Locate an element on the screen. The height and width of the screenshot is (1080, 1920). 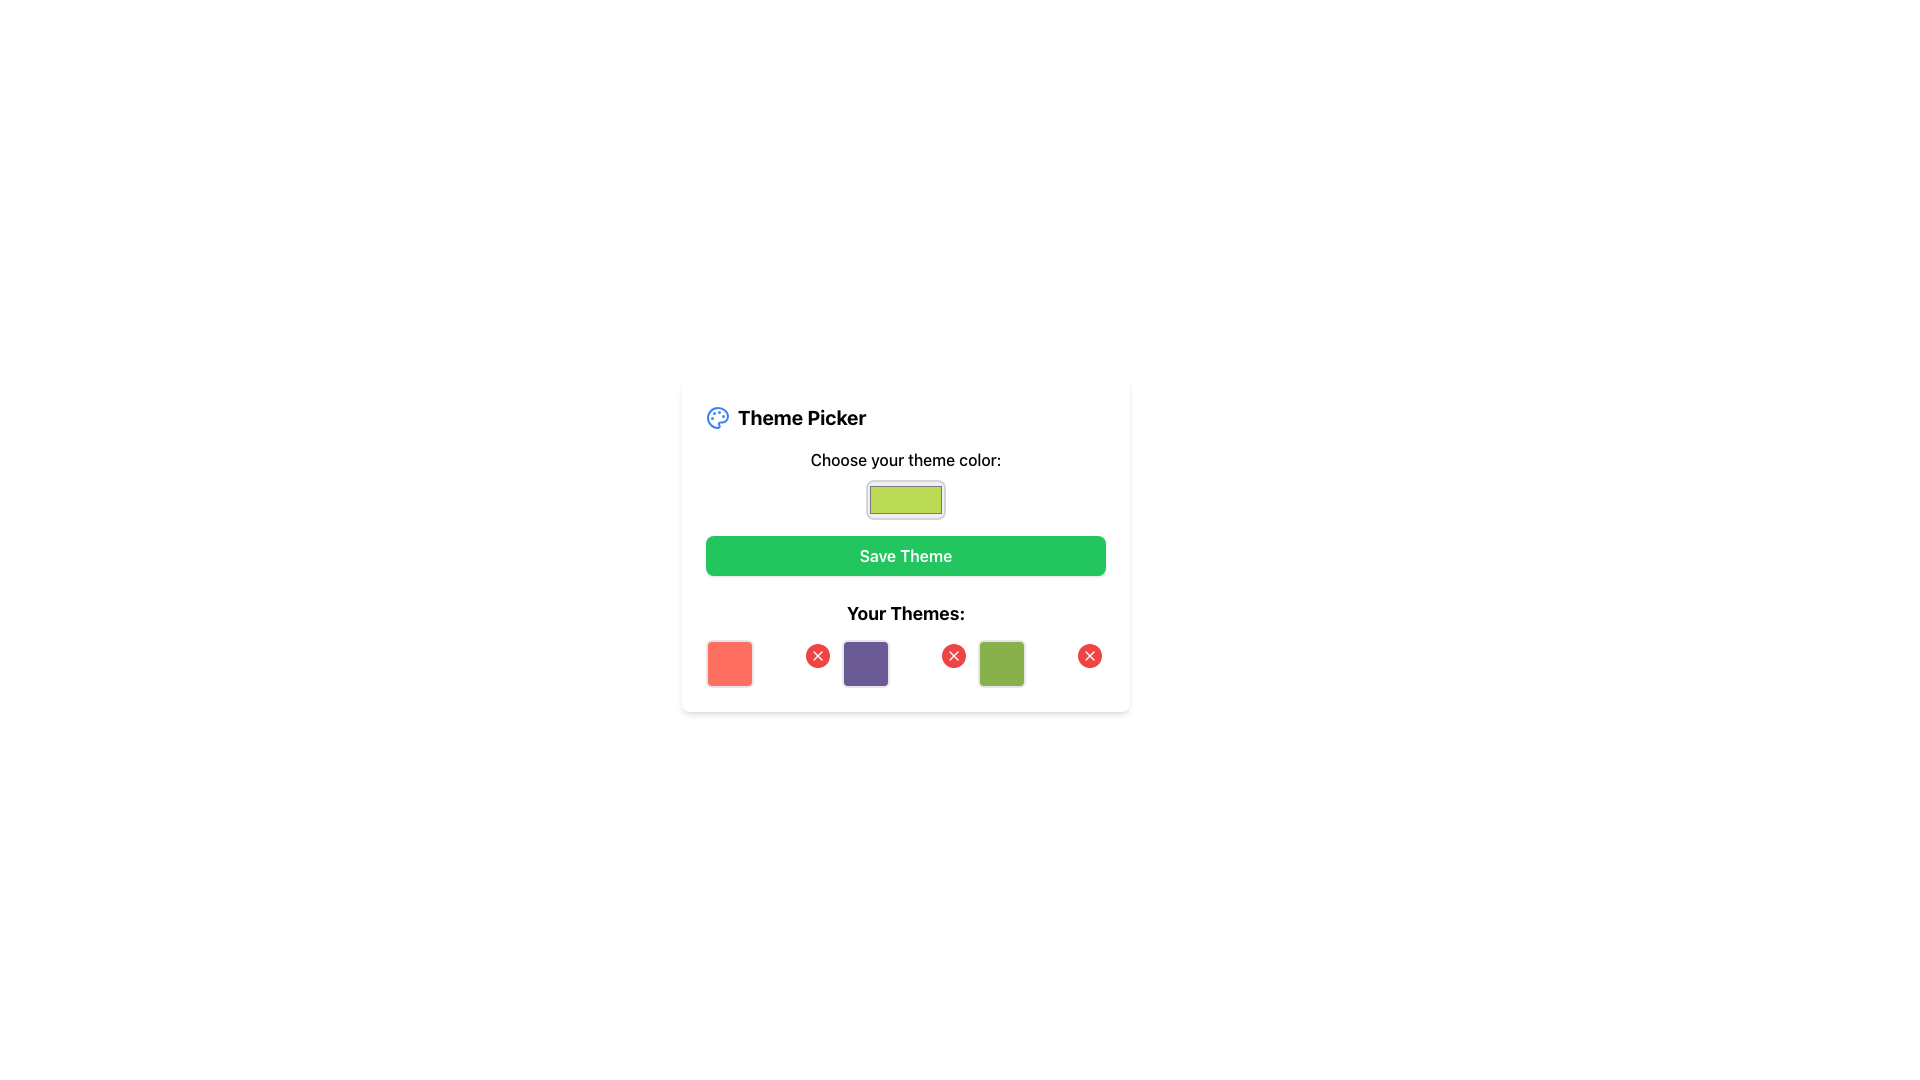
the small square button with a red background and white text located in the top-right corner of the first item in a horizontally arranged list is located at coordinates (768, 663).